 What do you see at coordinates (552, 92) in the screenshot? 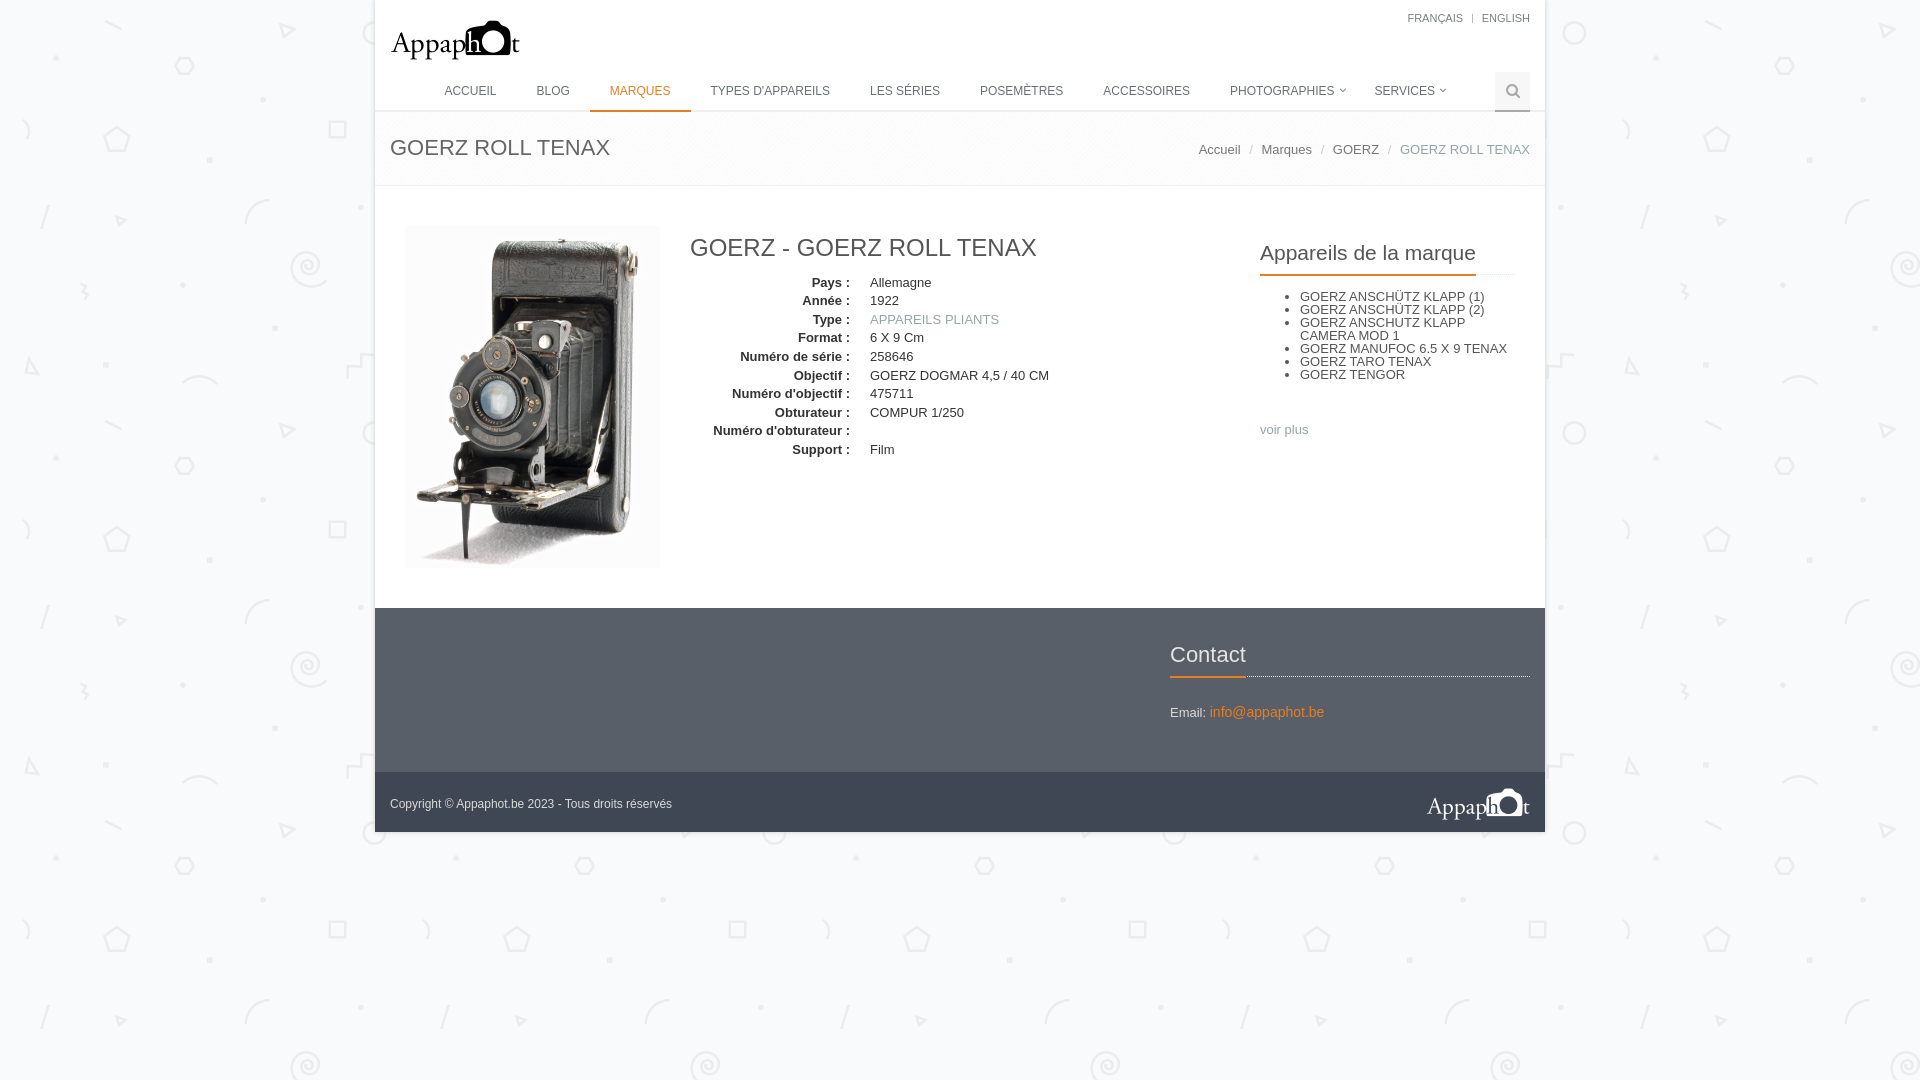
I see `'BLOG'` at bounding box center [552, 92].